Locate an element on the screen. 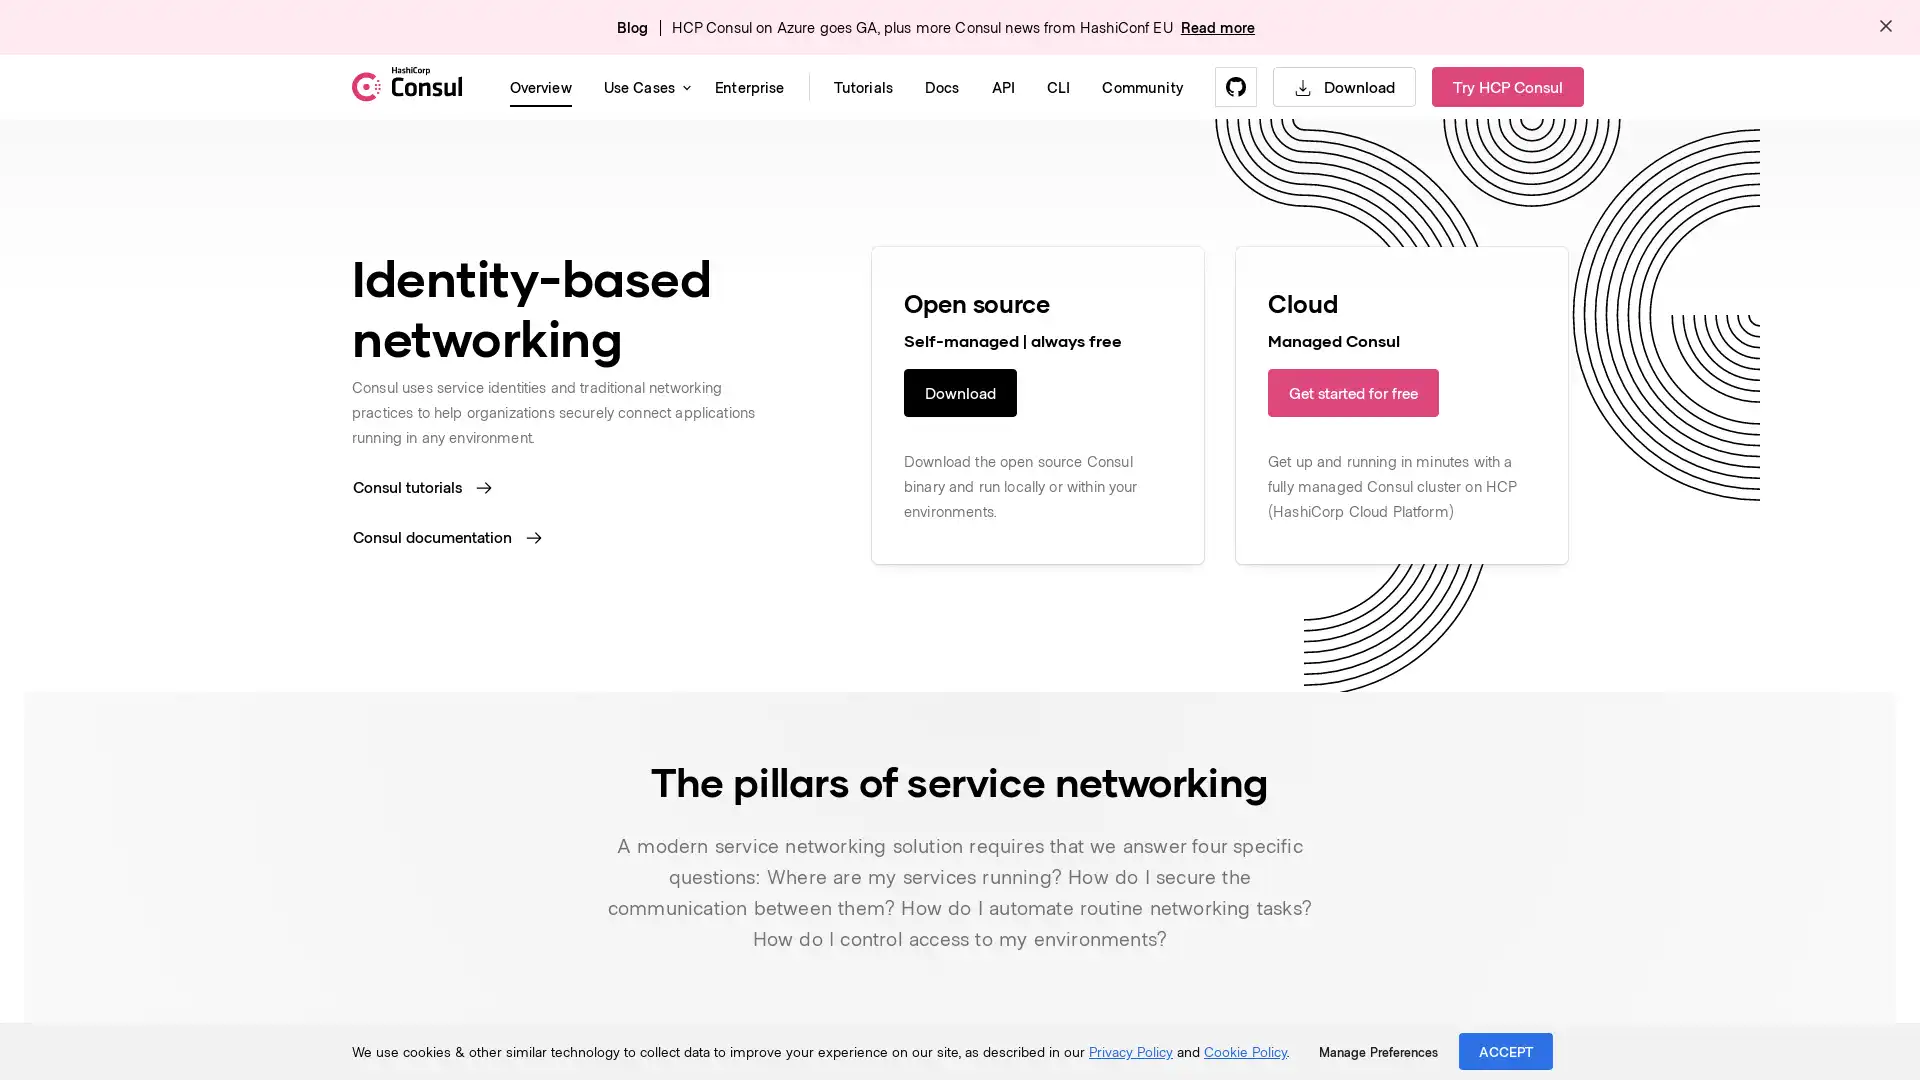  Use Cases is located at coordinates (643, 86).